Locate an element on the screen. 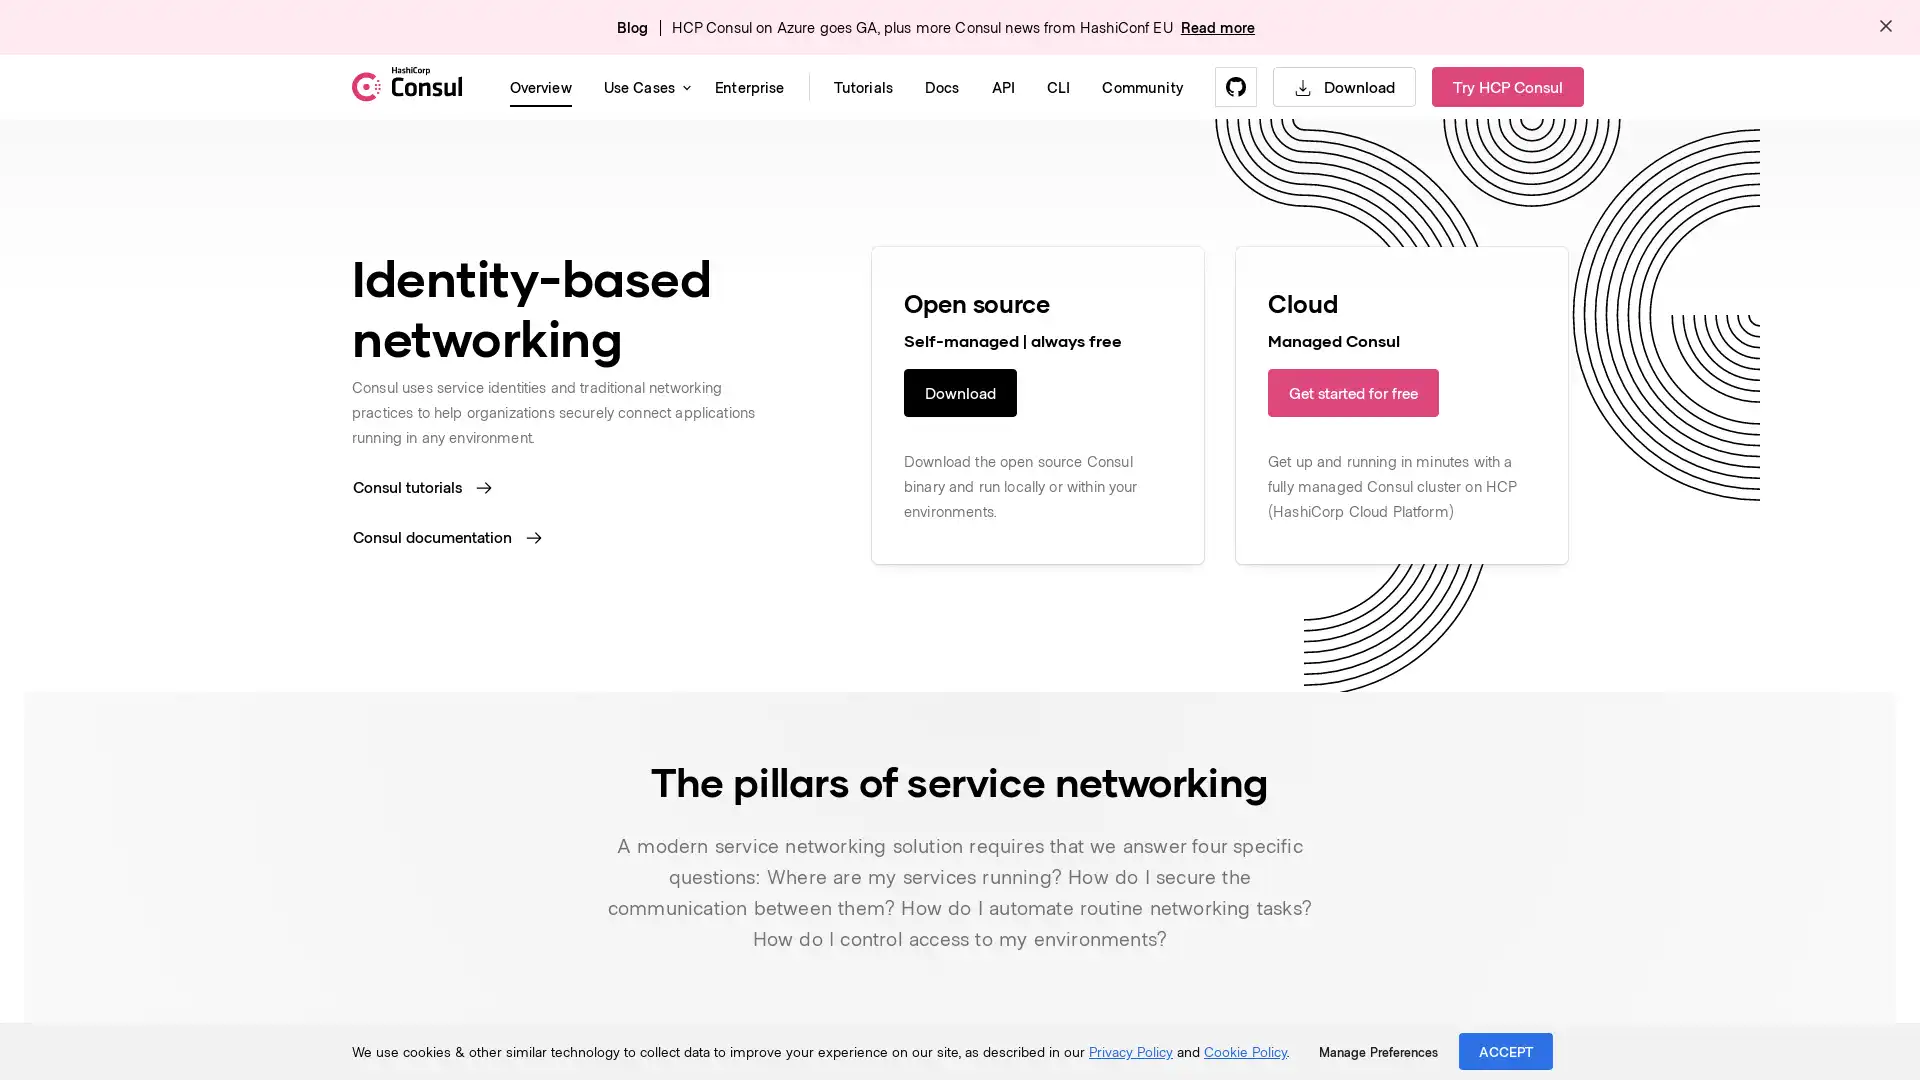  Use Cases is located at coordinates (643, 86).